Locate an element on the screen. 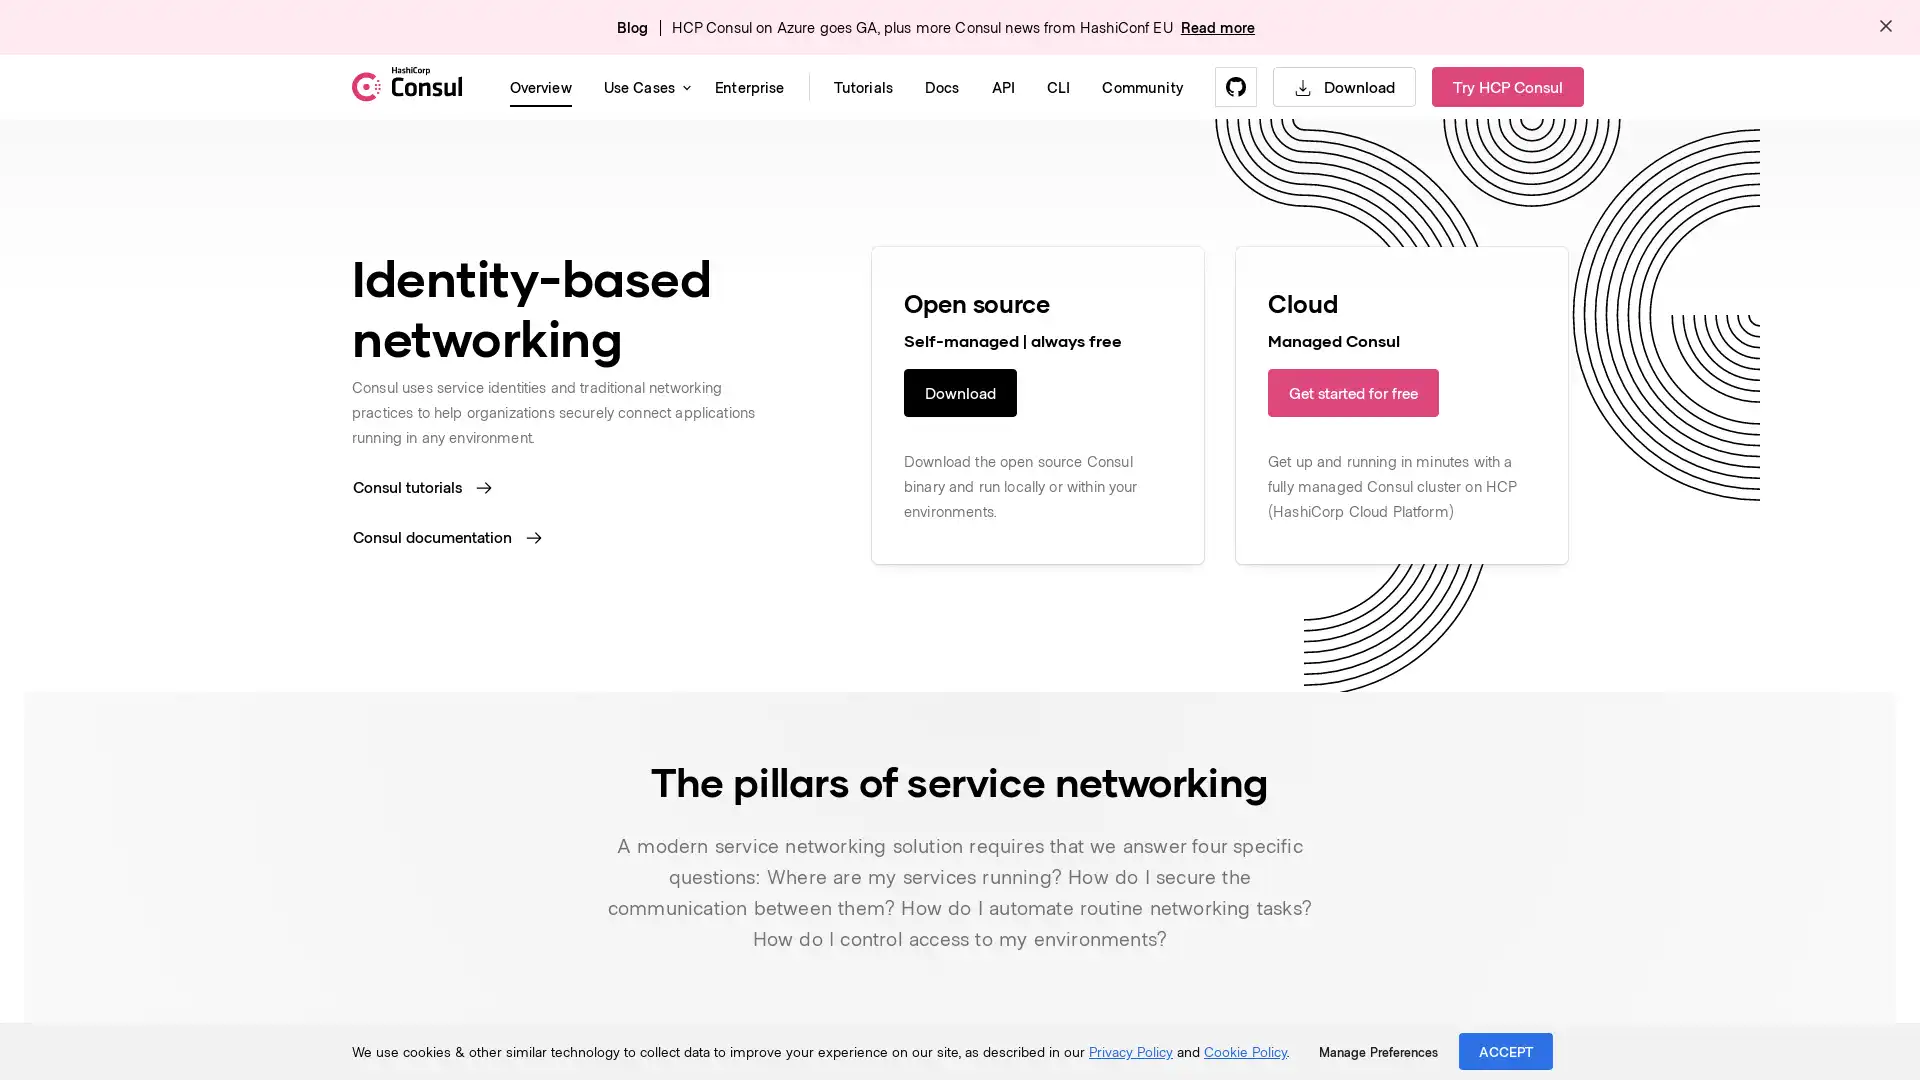  Use Cases is located at coordinates (643, 86).